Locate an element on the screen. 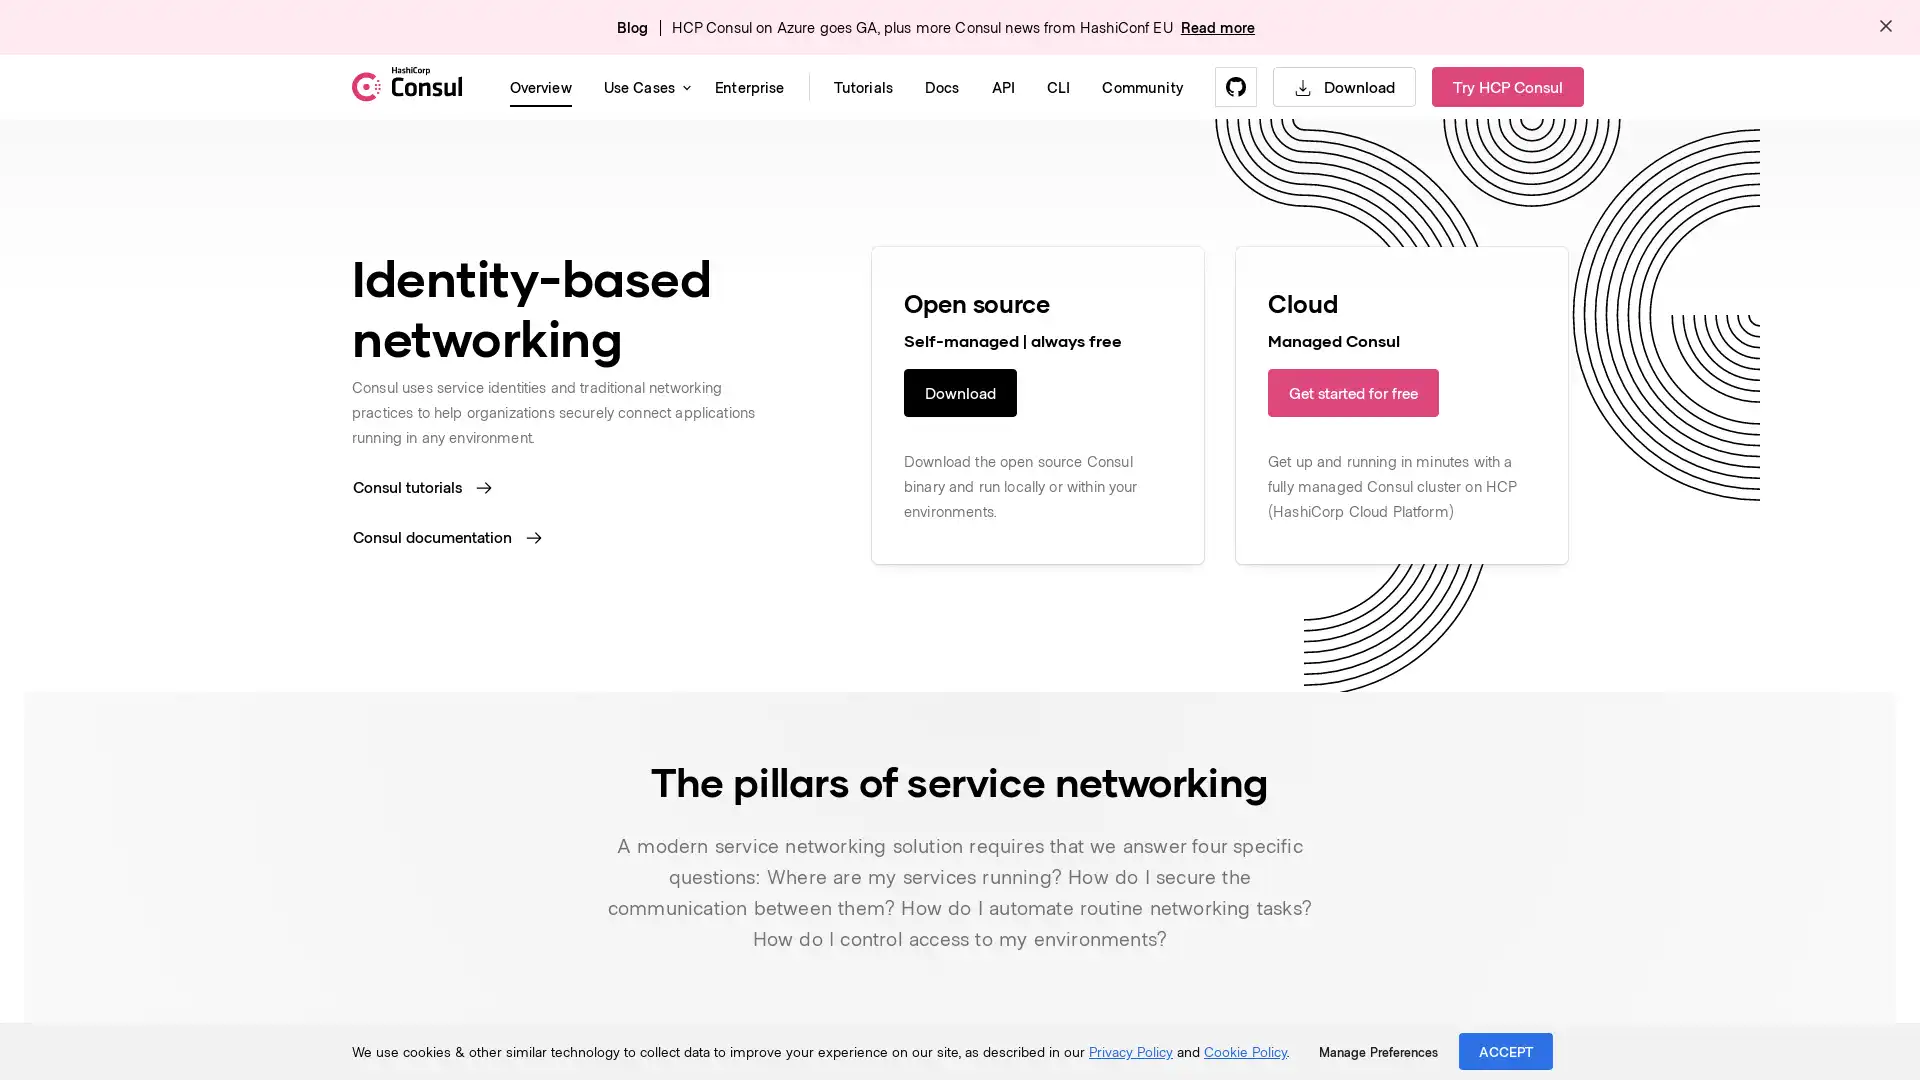  Use Cases is located at coordinates (643, 86).